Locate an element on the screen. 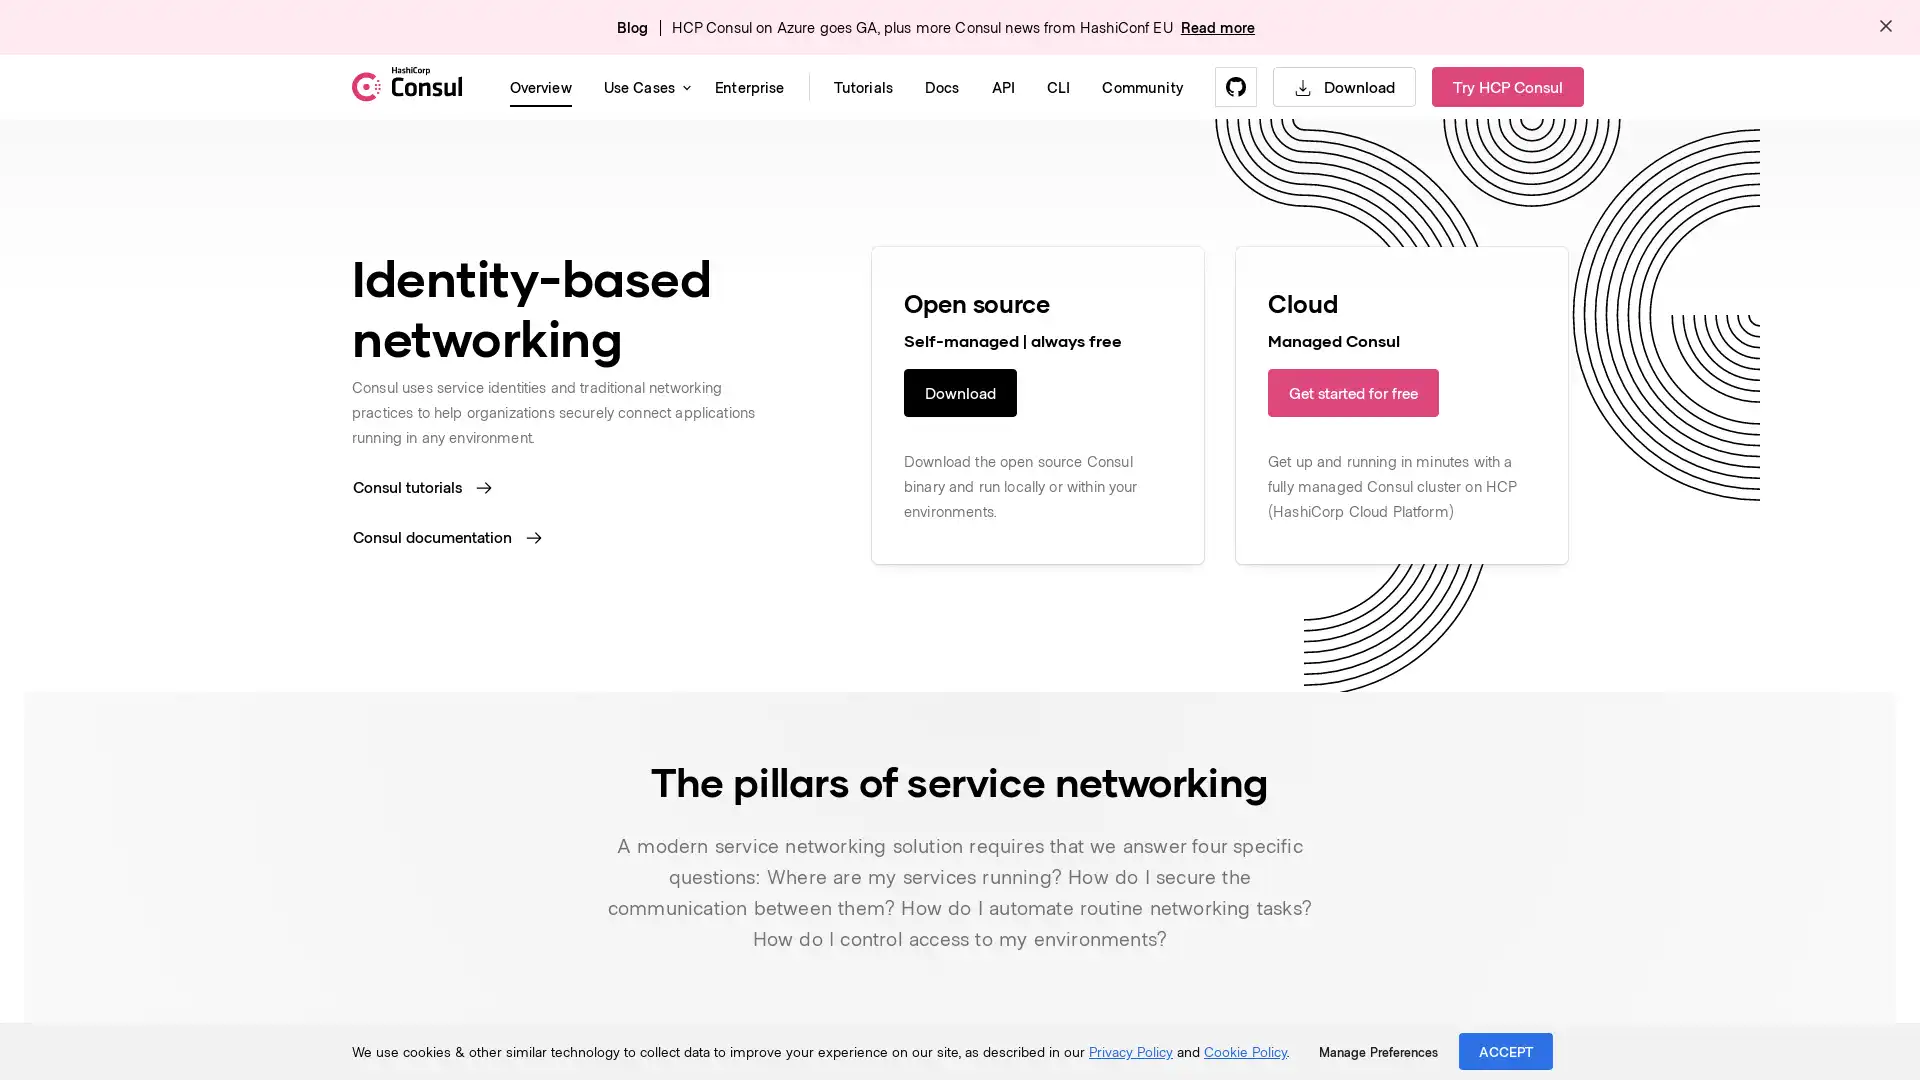  Use Cases is located at coordinates (643, 86).